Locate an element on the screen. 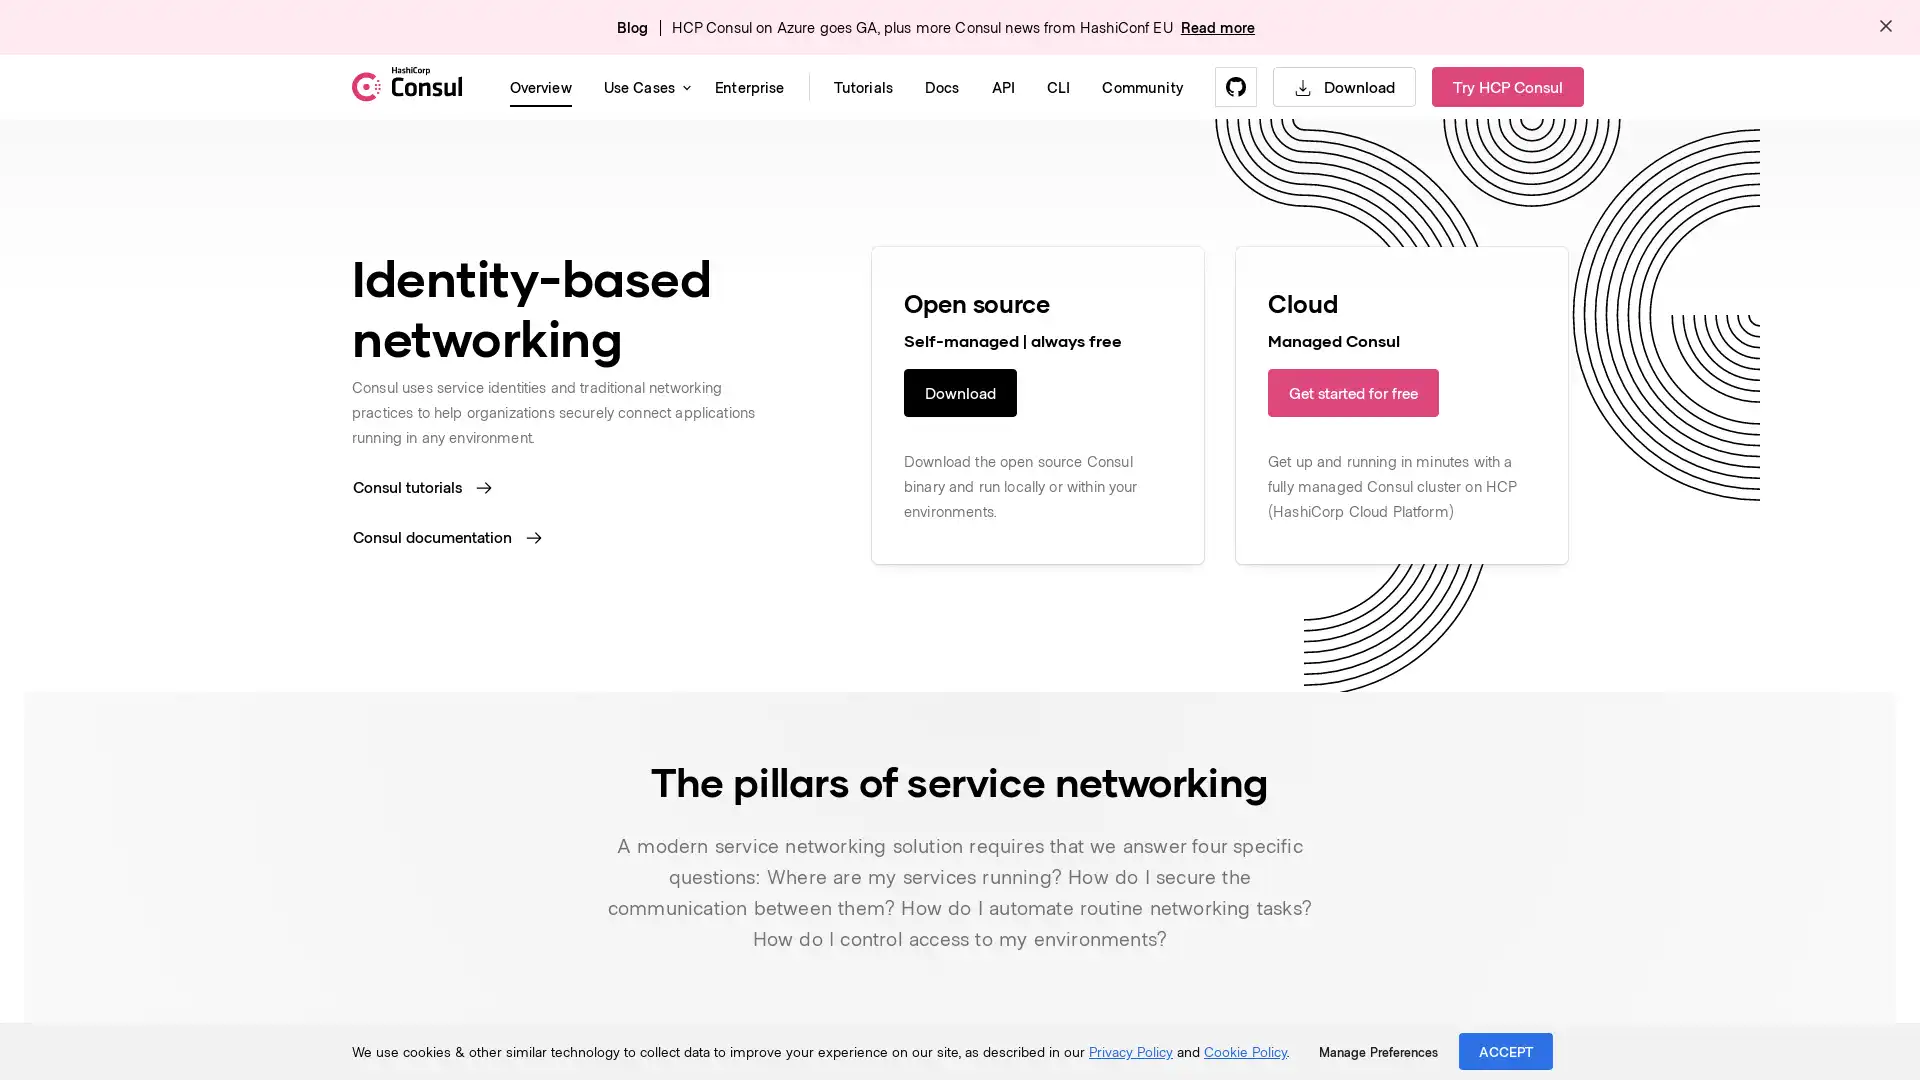  Use Cases is located at coordinates (643, 86).